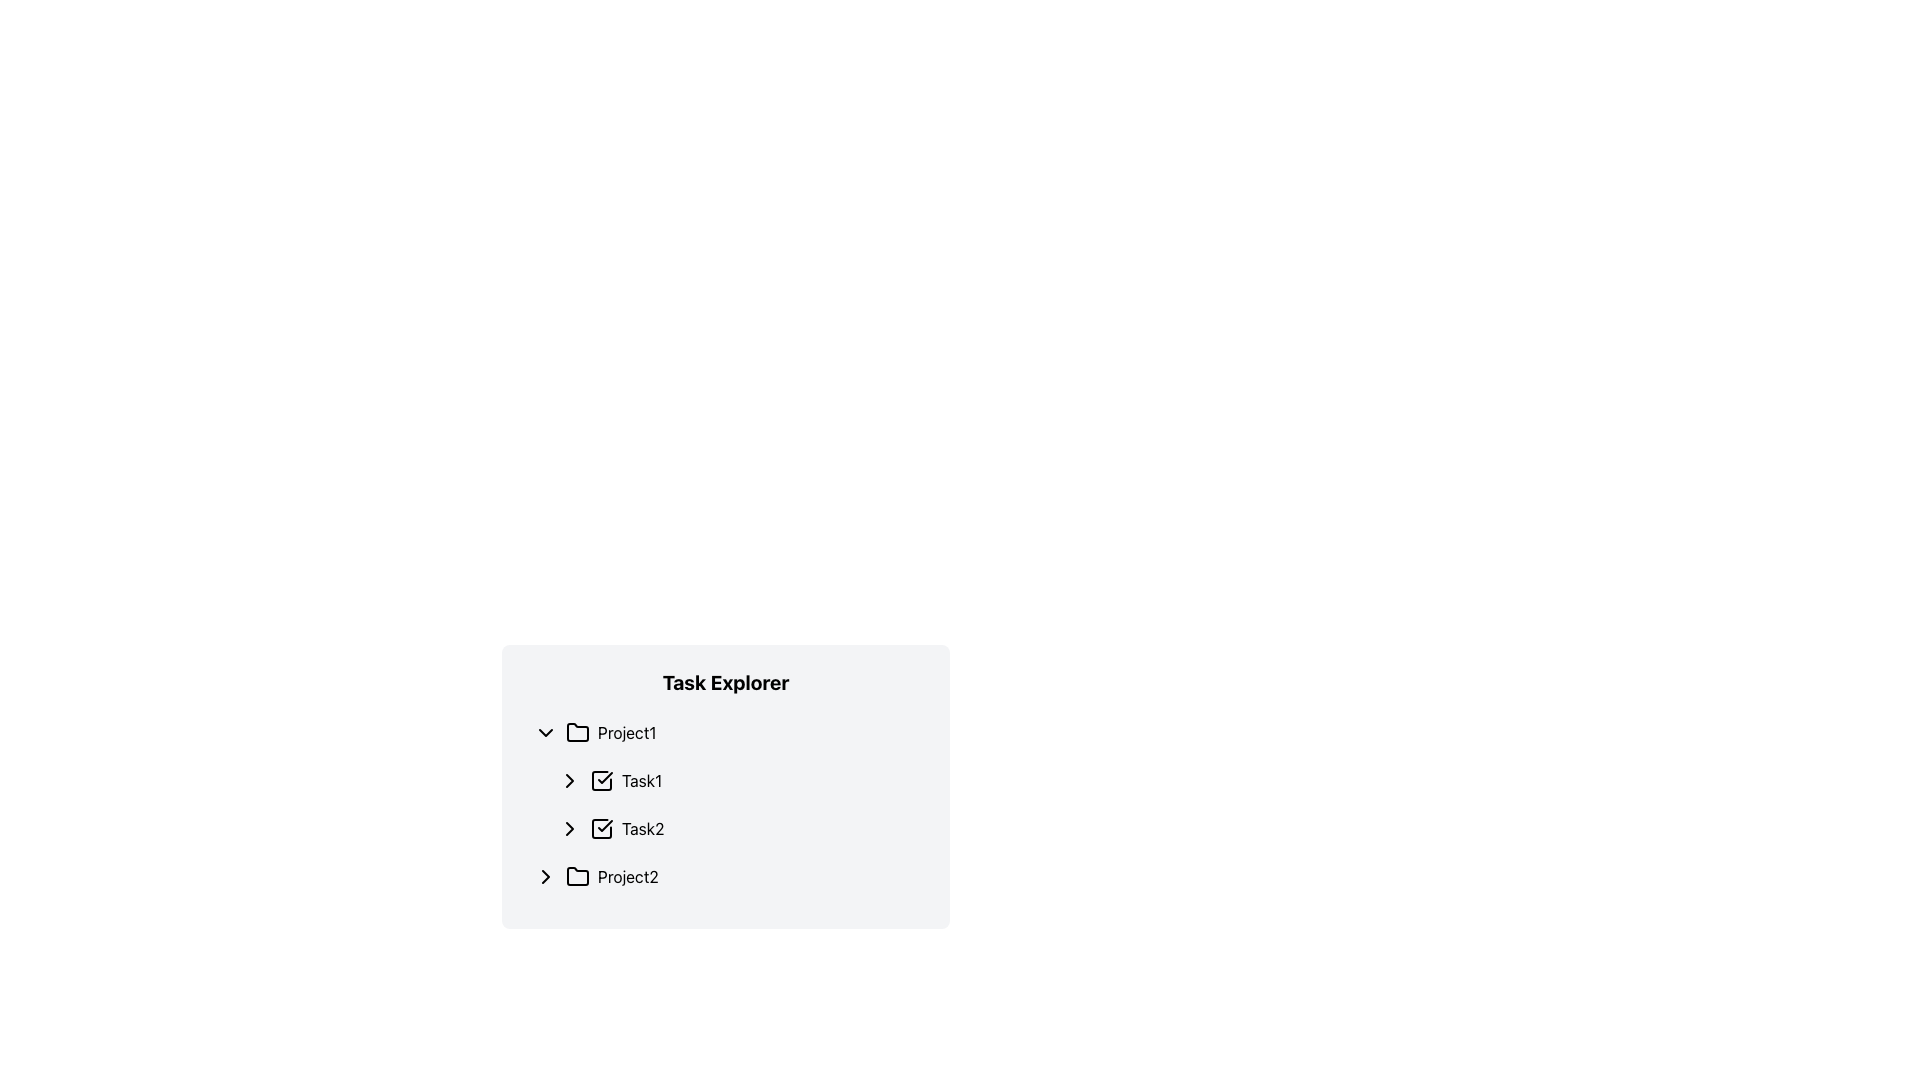 Image resolution: width=1920 pixels, height=1080 pixels. I want to click on the Chevron expand/collapse icon, so click(546, 875).